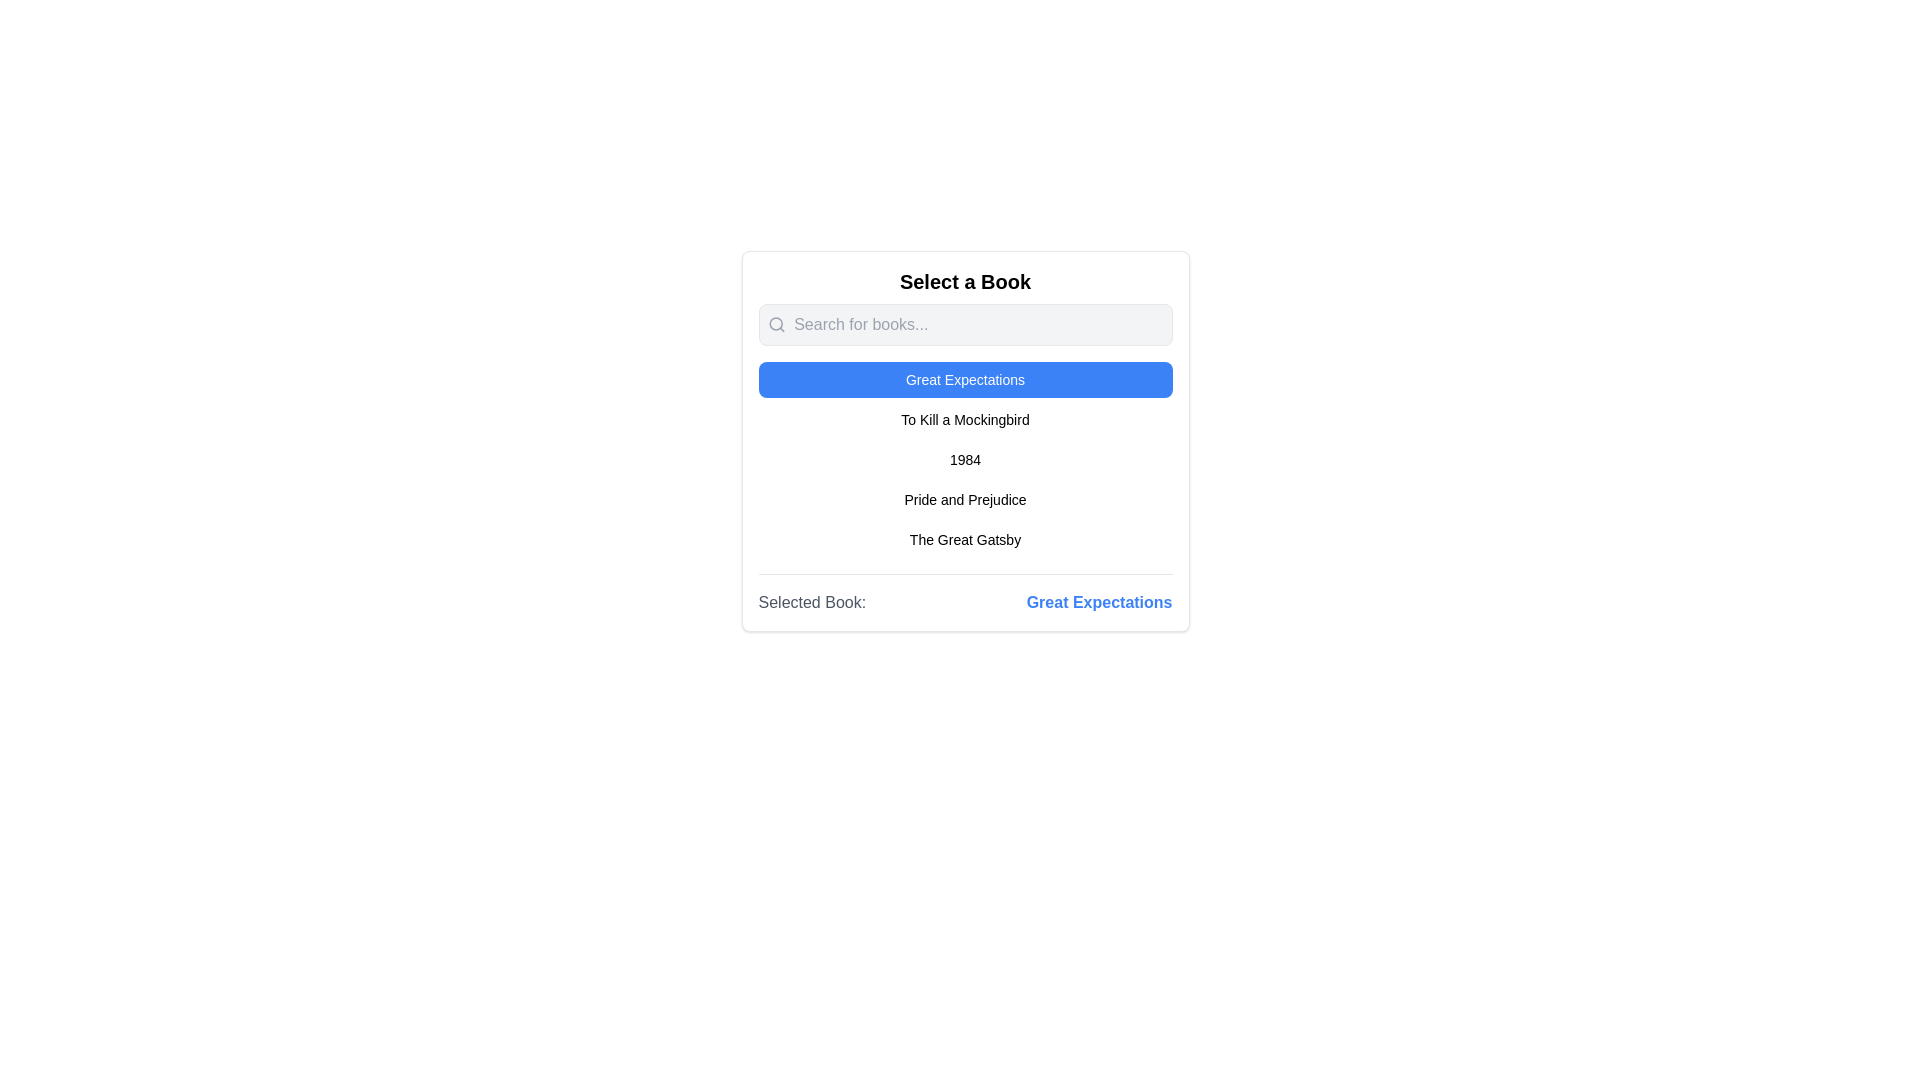  What do you see at coordinates (965, 419) in the screenshot?
I see `the second selectable book title in the list, which is positioned between 'Great Expectations' and '1984'` at bounding box center [965, 419].